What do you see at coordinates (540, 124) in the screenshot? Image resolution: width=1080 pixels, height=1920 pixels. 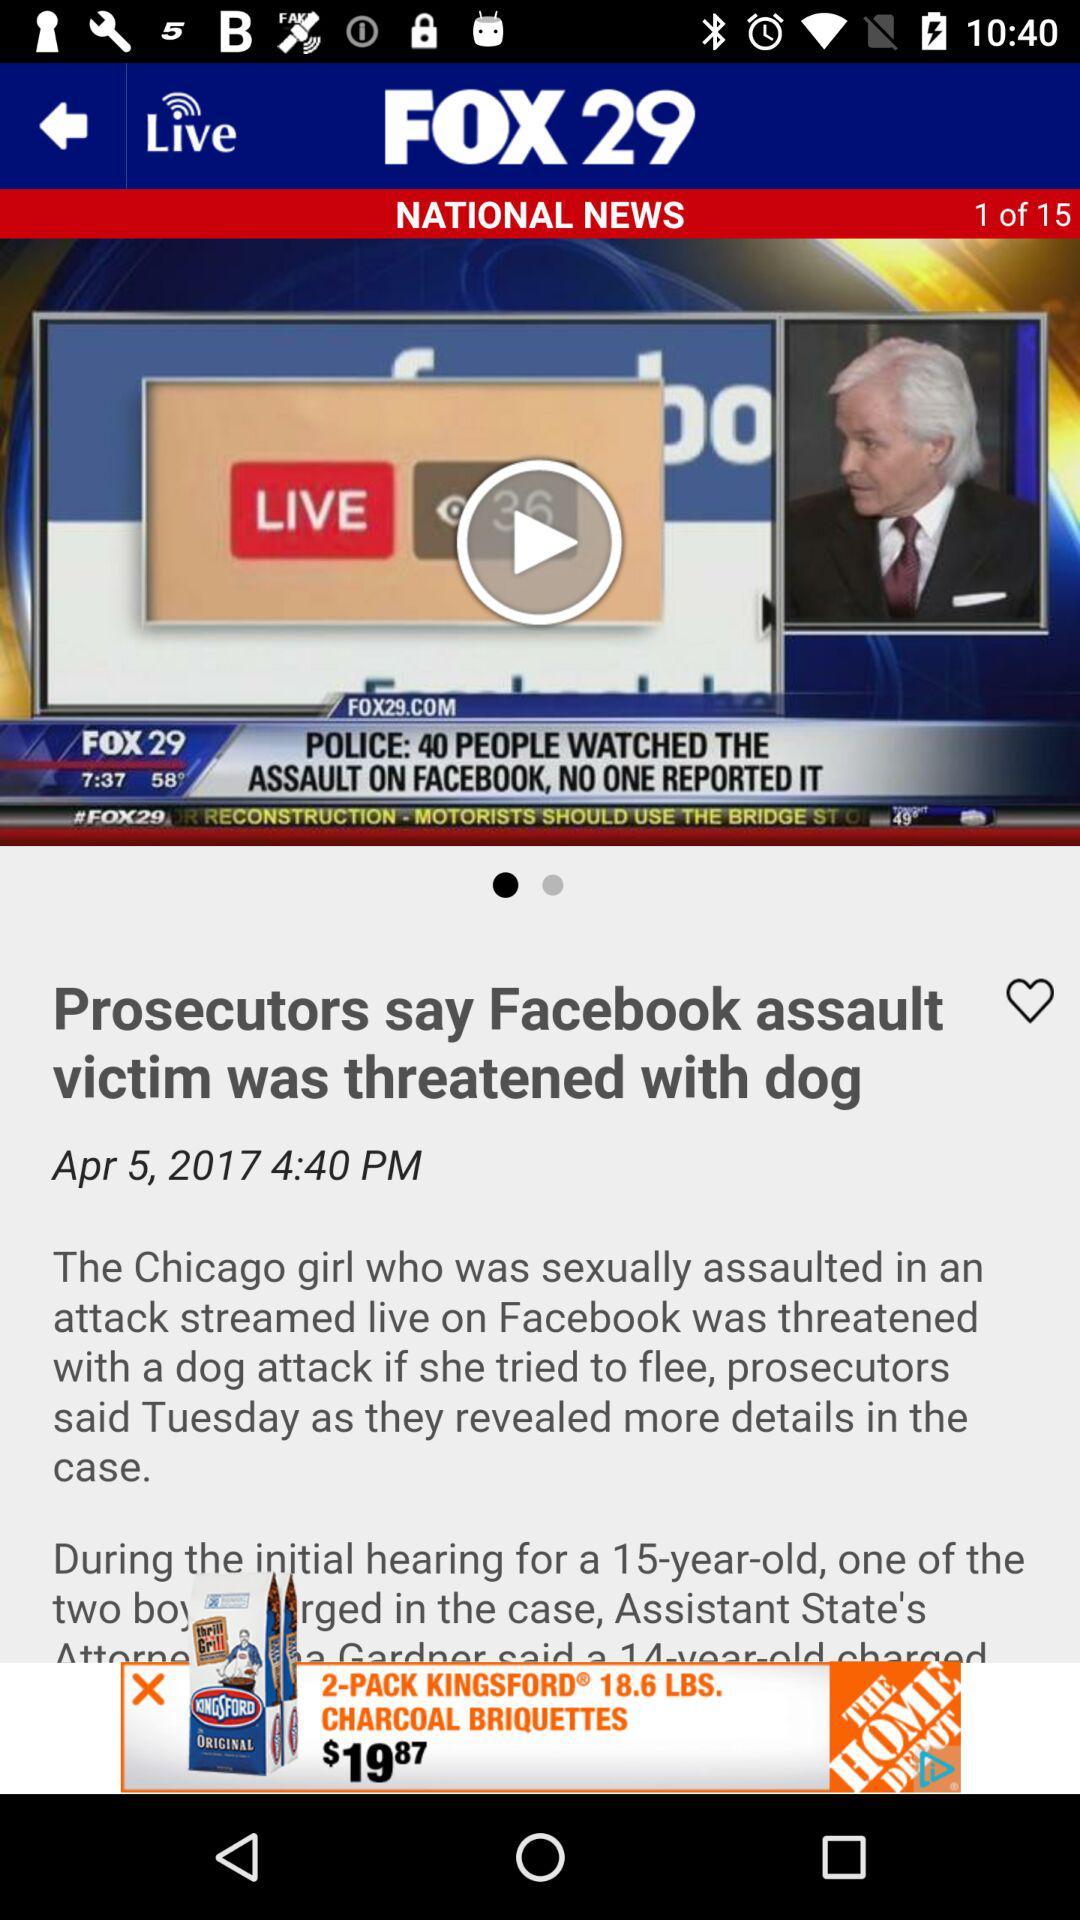 I see `the sliders icon` at bounding box center [540, 124].